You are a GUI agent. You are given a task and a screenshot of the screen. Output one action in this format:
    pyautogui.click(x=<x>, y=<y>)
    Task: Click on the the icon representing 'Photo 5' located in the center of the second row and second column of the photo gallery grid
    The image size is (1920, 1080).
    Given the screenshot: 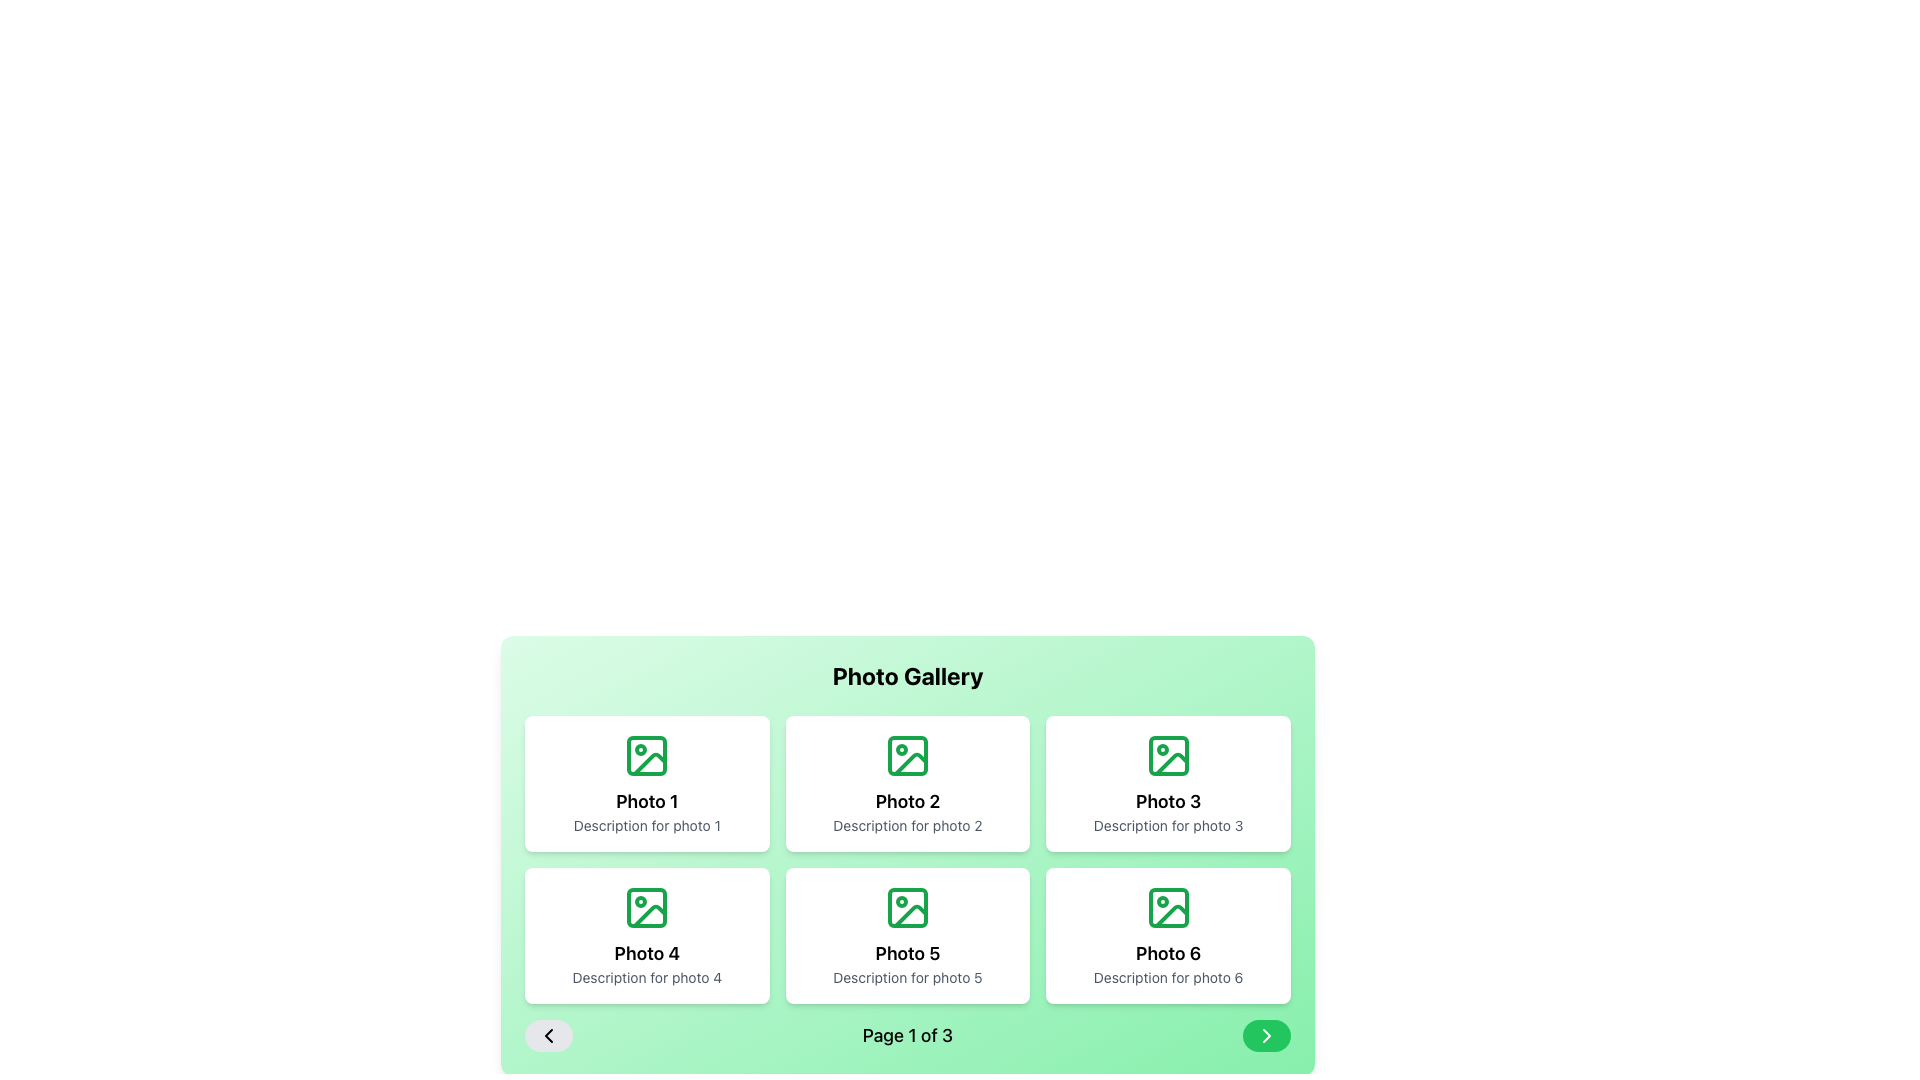 What is the action you would take?
    pyautogui.click(x=906, y=907)
    